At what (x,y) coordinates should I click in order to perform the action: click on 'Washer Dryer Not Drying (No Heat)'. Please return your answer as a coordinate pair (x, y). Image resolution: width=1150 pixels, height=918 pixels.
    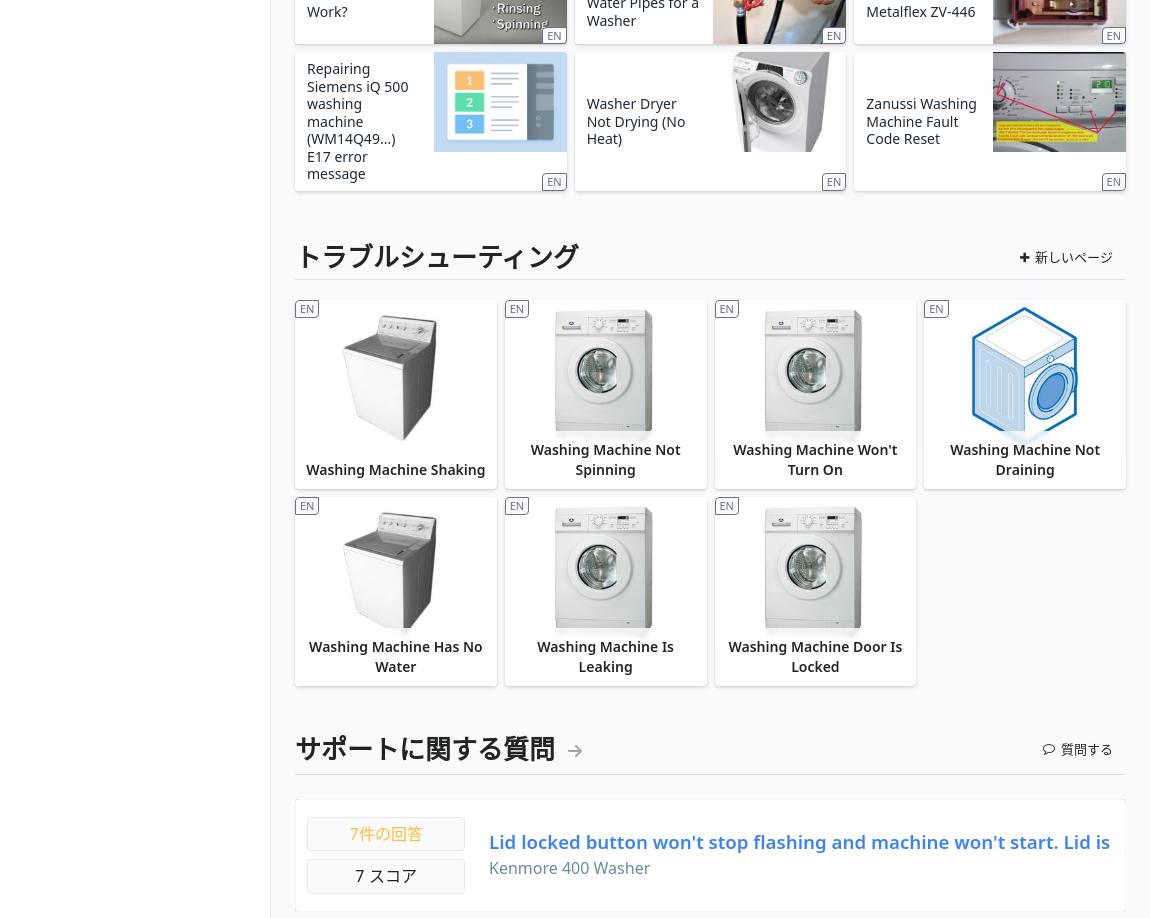
    Looking at the image, I should click on (634, 119).